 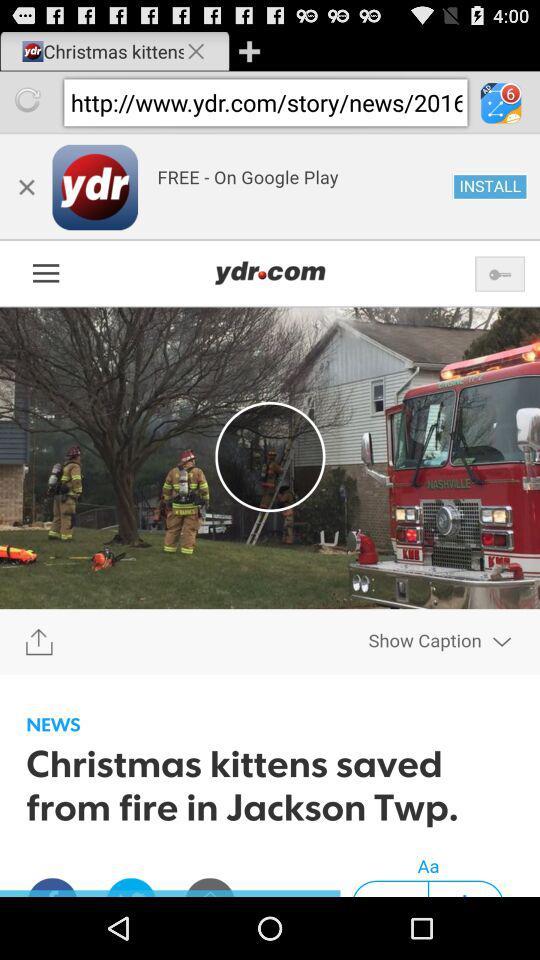 I want to click on the add icon, so click(x=249, y=53).